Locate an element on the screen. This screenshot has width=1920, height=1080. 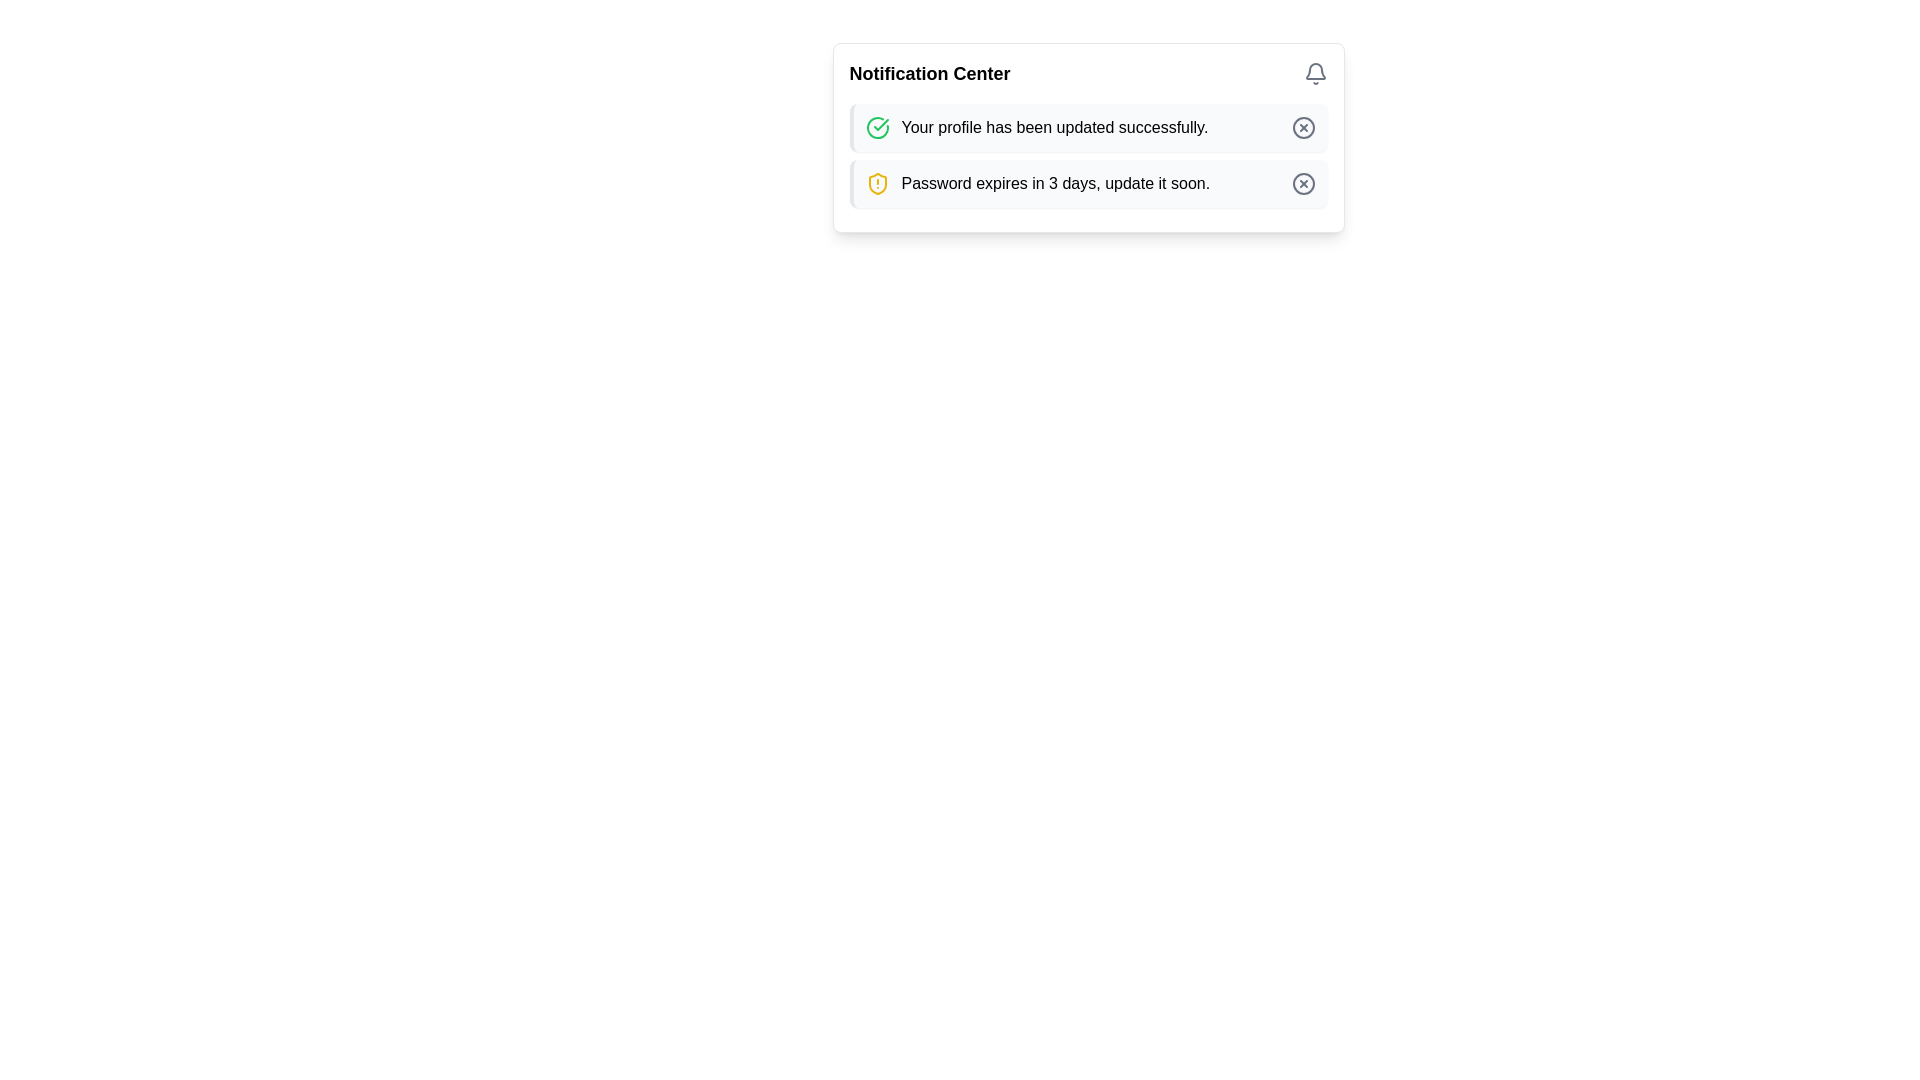
the notification icon is located at coordinates (1315, 72).